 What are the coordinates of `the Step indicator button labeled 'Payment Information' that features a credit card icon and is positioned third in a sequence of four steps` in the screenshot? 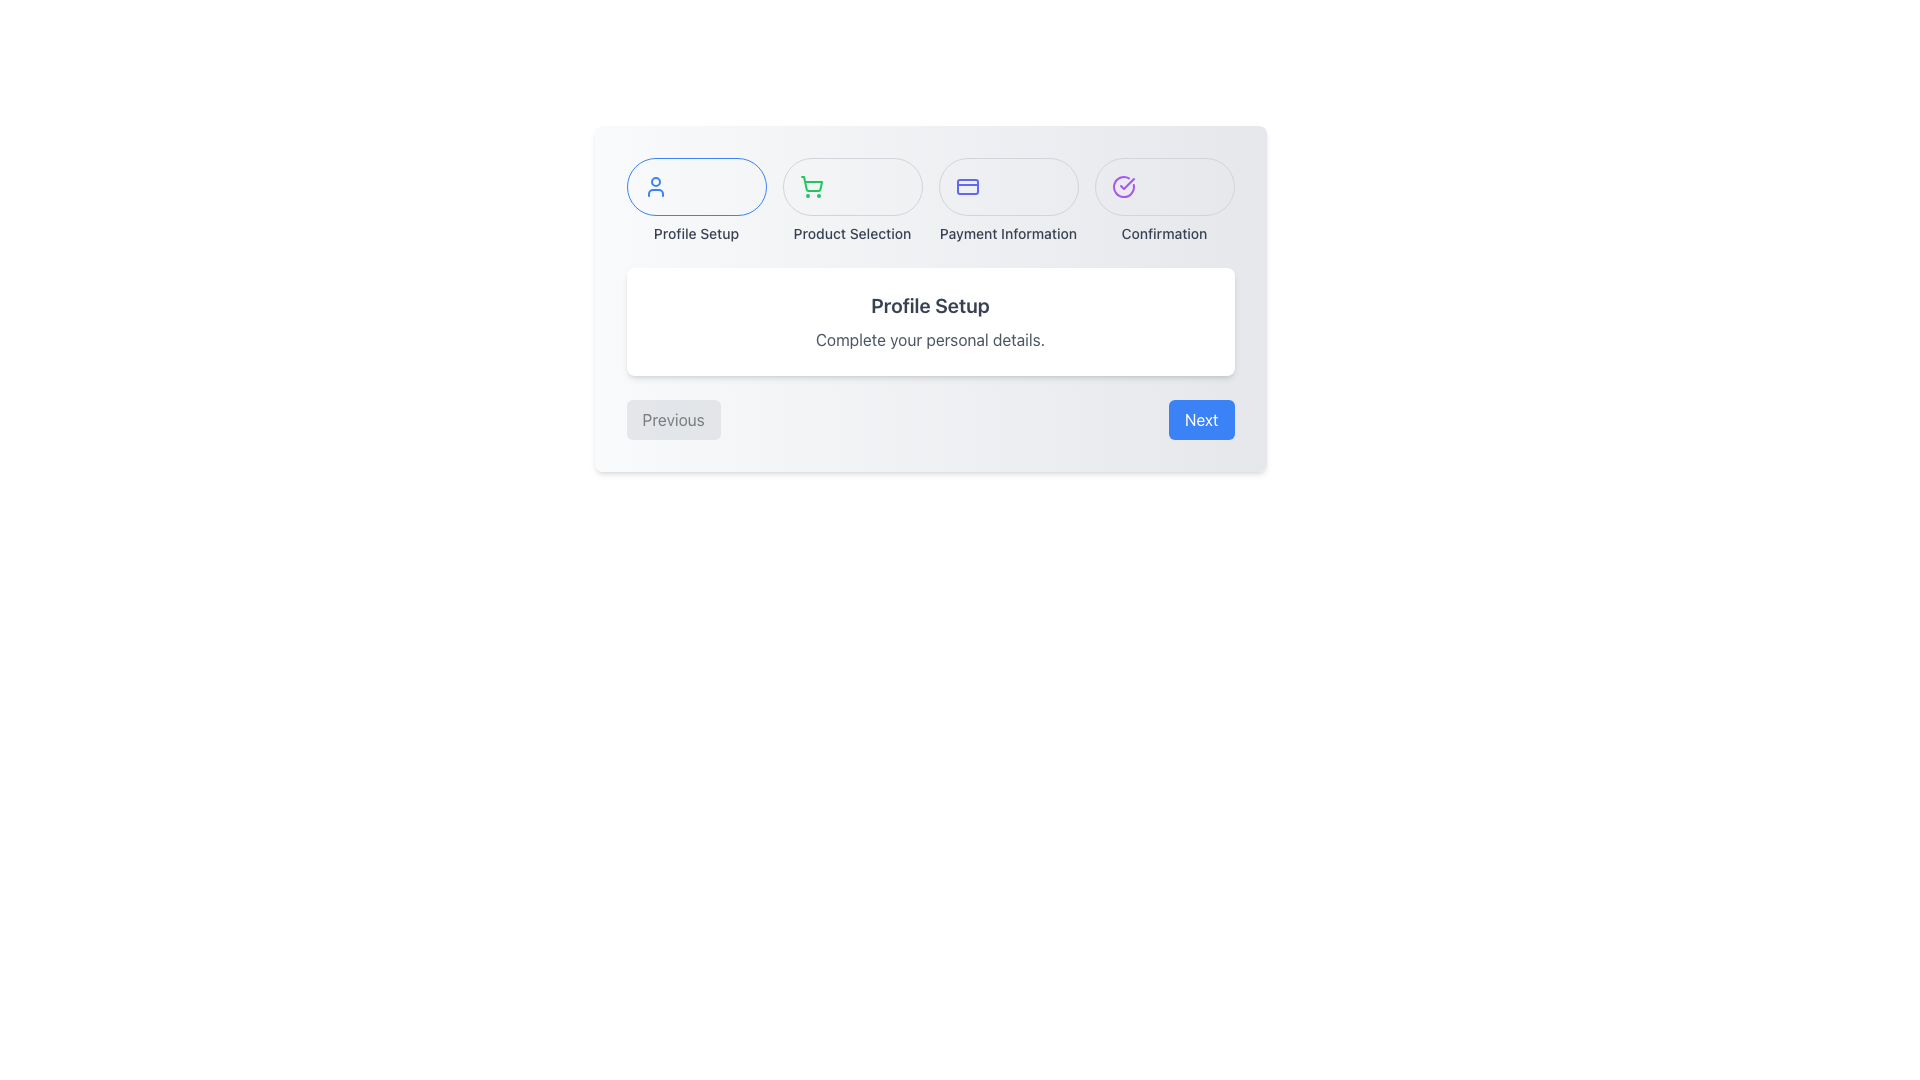 It's located at (1008, 200).